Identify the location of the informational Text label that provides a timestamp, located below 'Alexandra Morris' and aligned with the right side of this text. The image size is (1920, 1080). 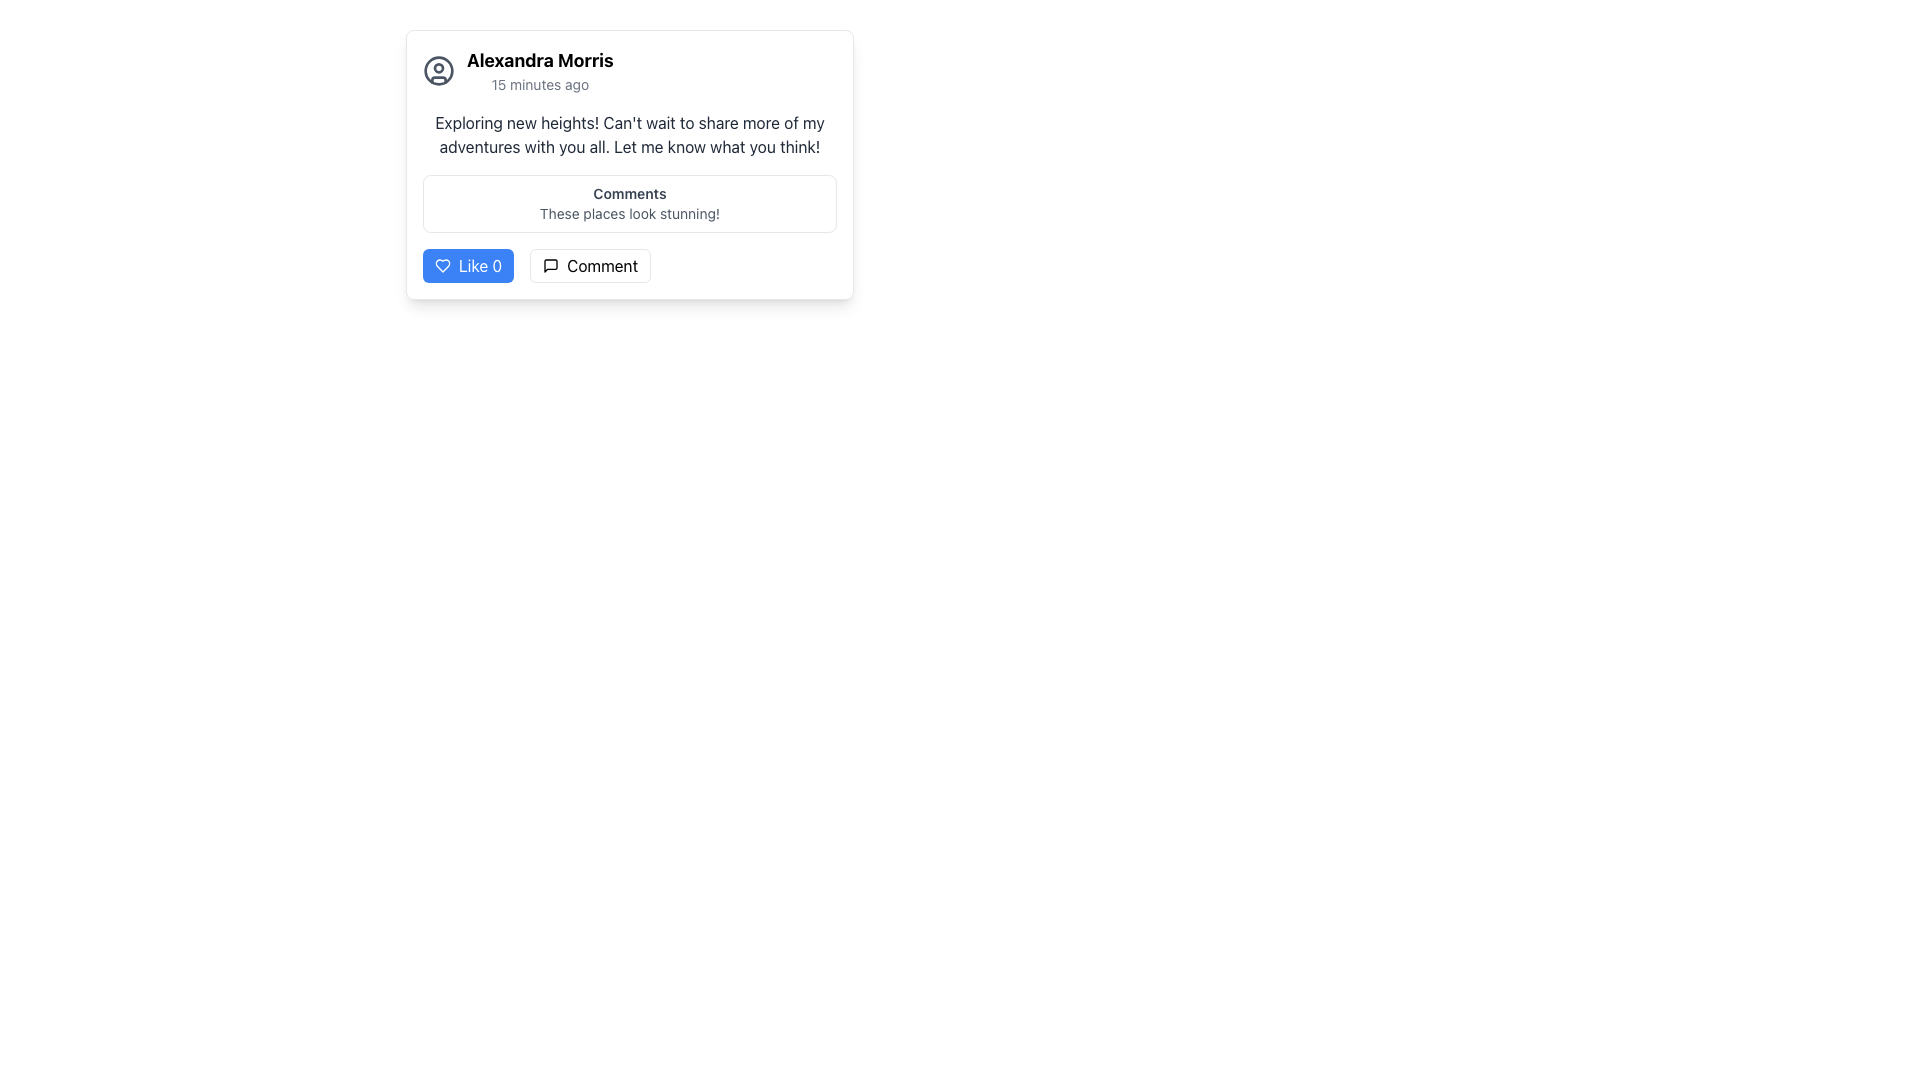
(540, 83).